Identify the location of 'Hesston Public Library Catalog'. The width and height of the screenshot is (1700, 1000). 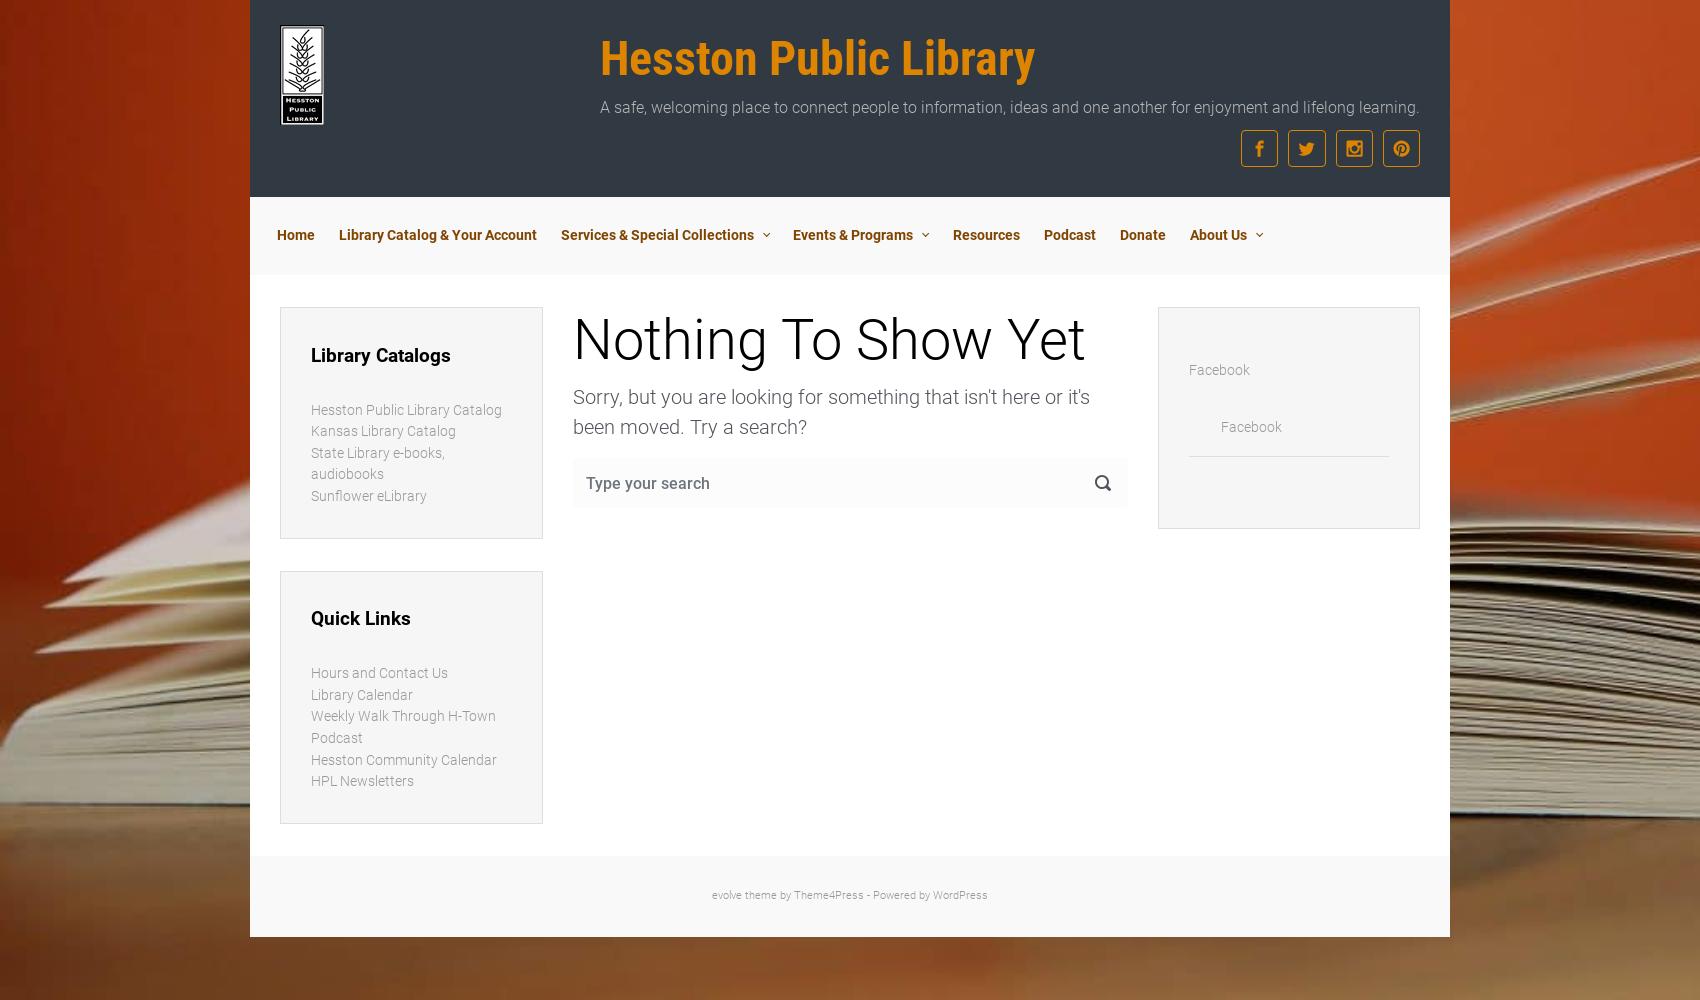
(405, 409).